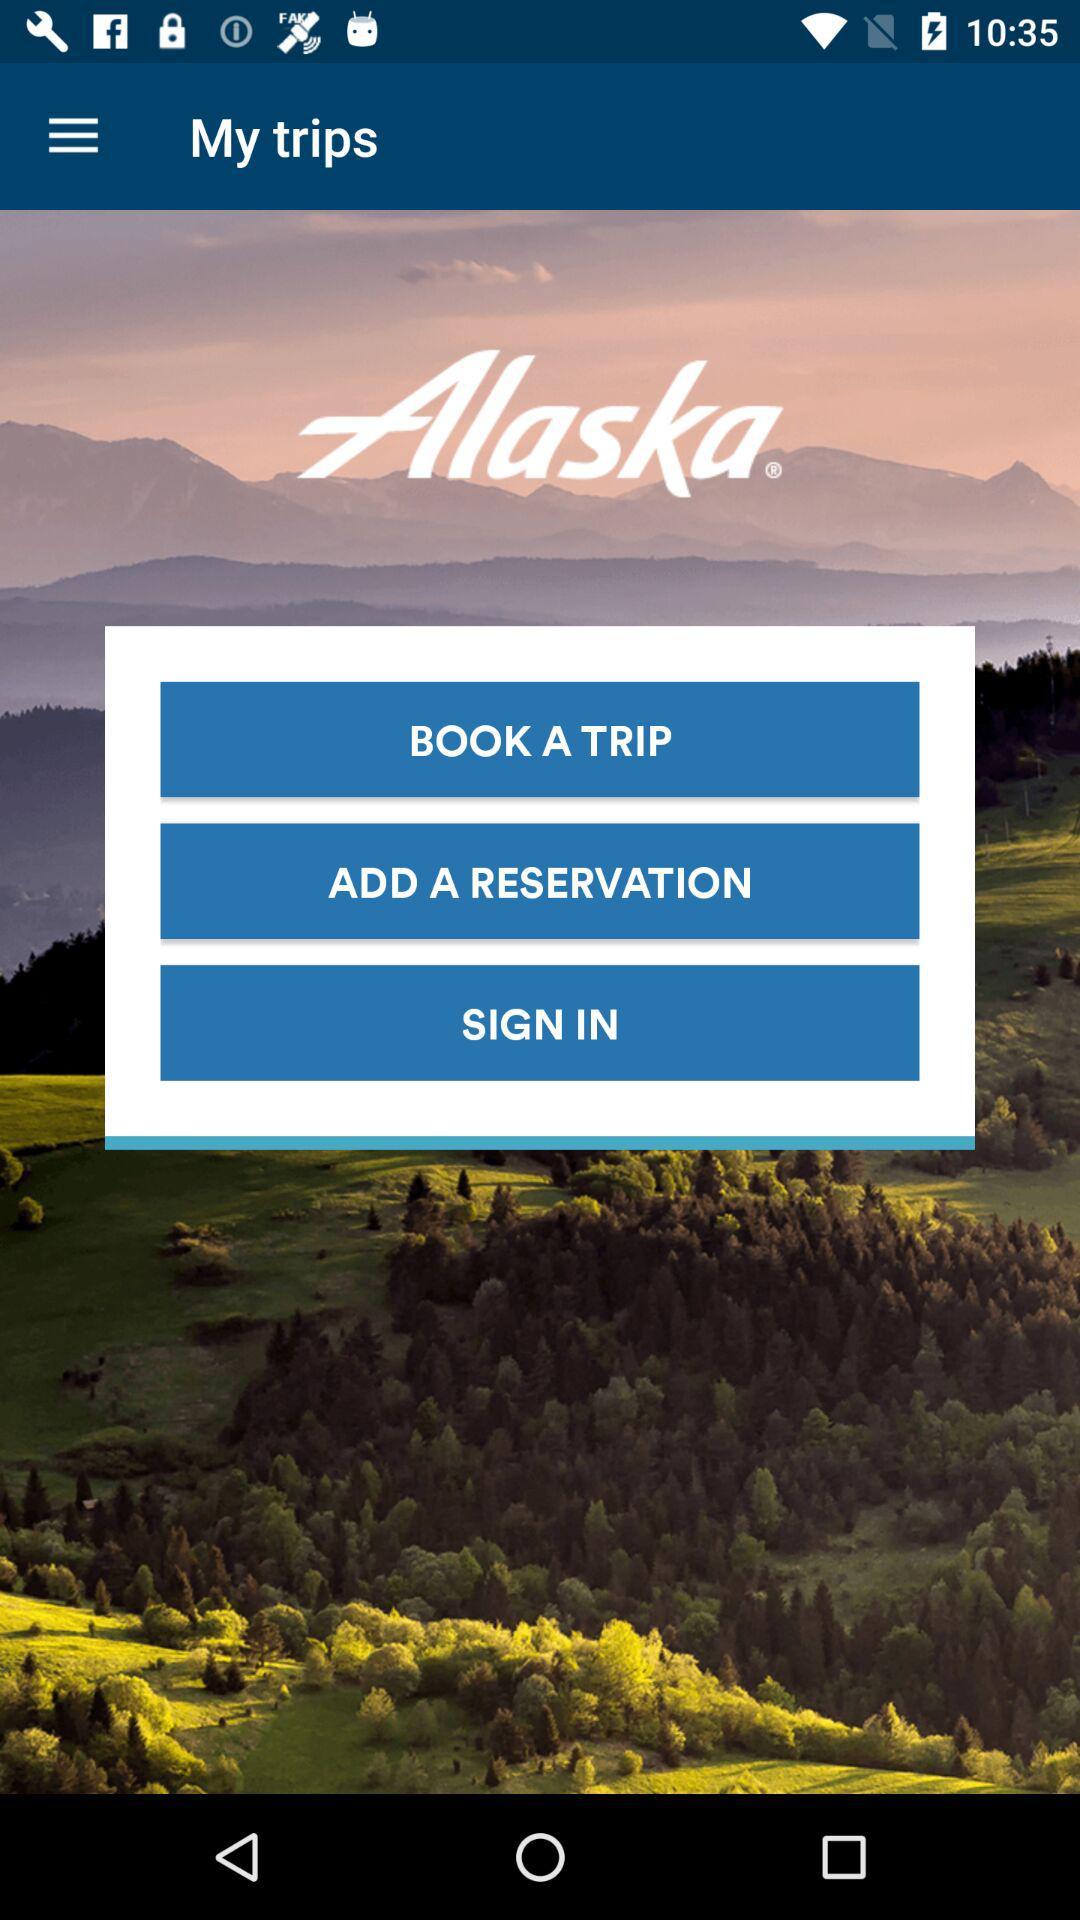 This screenshot has width=1080, height=1920. Describe the element at coordinates (540, 880) in the screenshot. I see `item below book a trip icon` at that location.